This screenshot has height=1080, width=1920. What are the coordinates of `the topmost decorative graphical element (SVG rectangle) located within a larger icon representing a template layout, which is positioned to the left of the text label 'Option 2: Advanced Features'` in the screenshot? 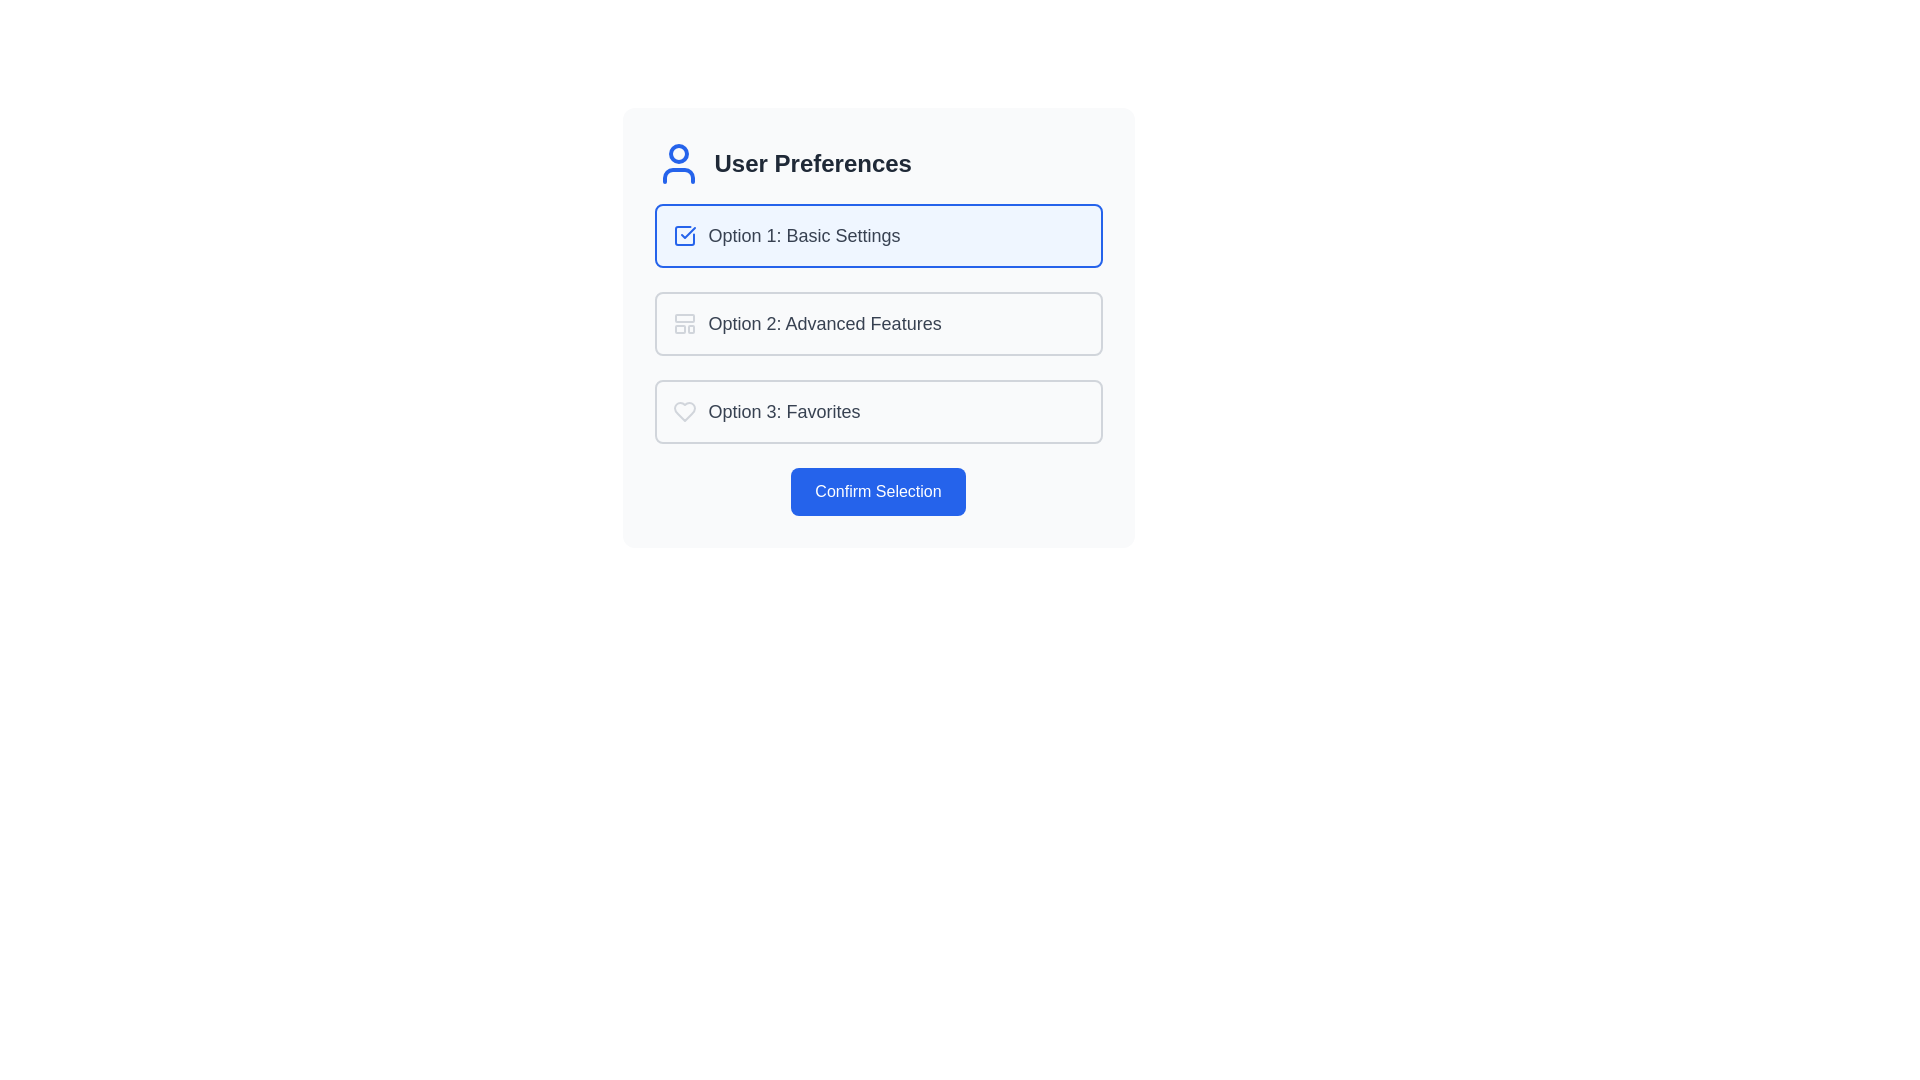 It's located at (684, 317).